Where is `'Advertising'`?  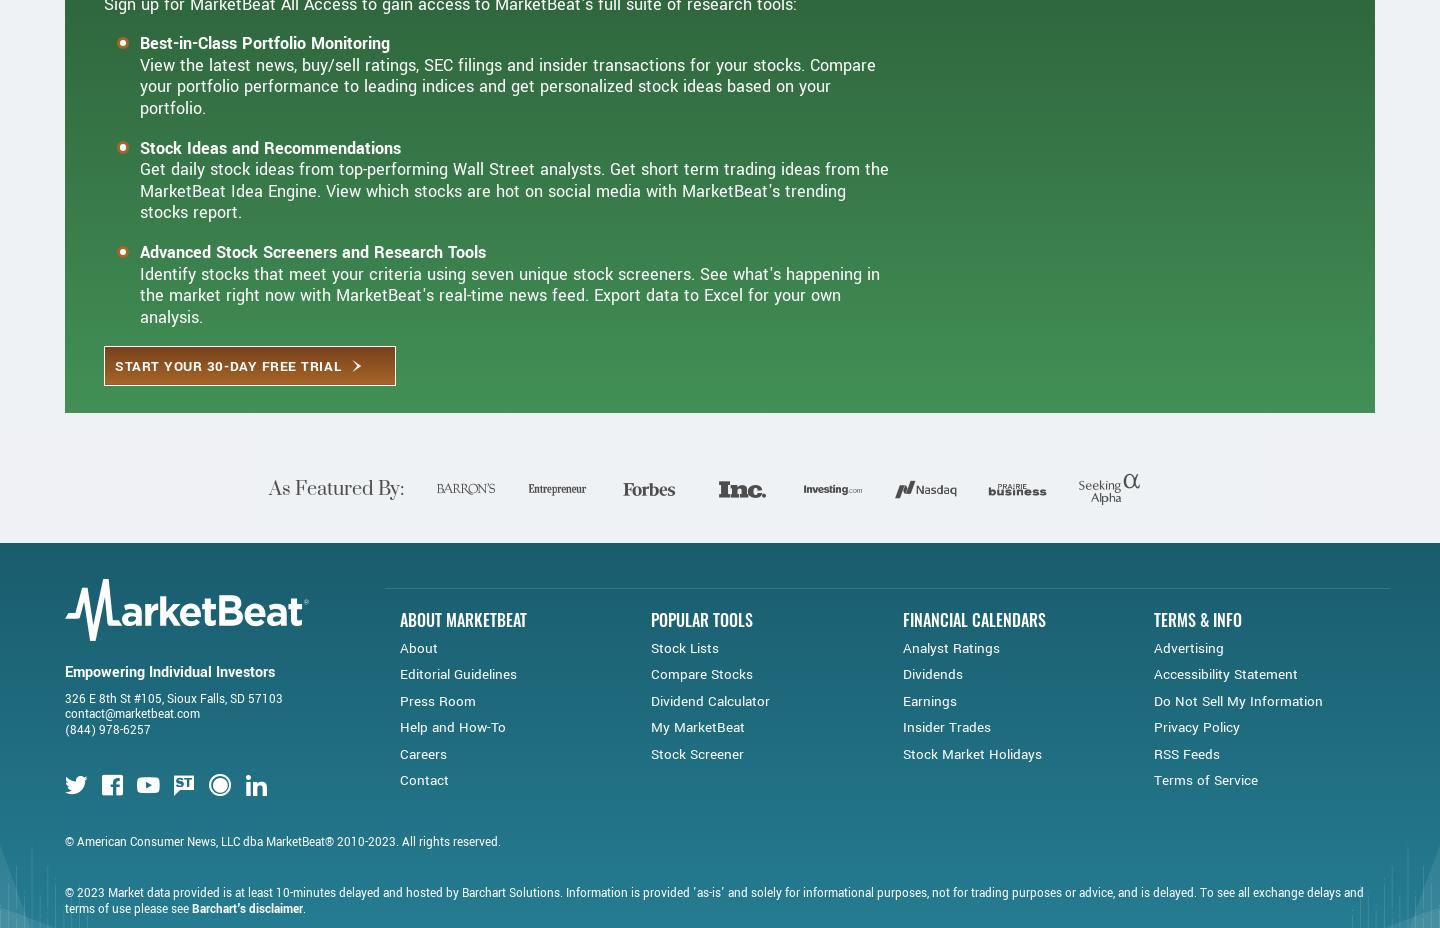
'Advertising' is located at coordinates (1188, 711).